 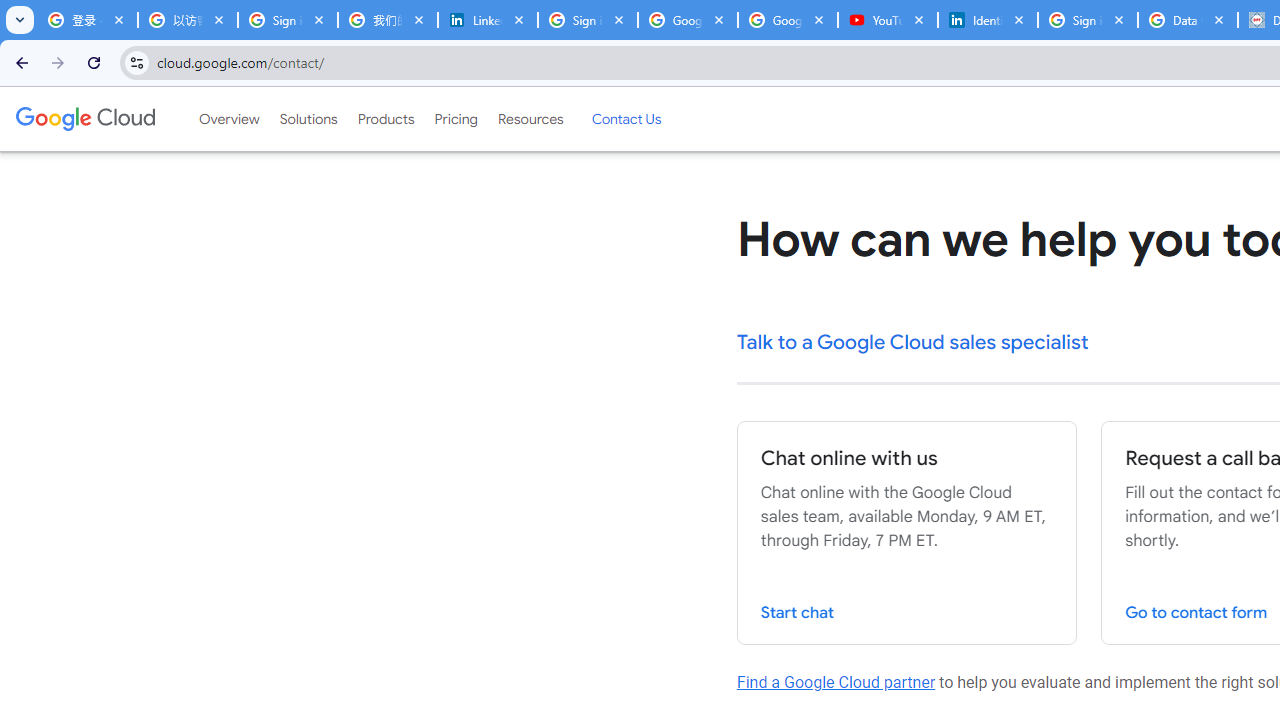 I want to click on 'Pricing', so click(x=454, y=119).